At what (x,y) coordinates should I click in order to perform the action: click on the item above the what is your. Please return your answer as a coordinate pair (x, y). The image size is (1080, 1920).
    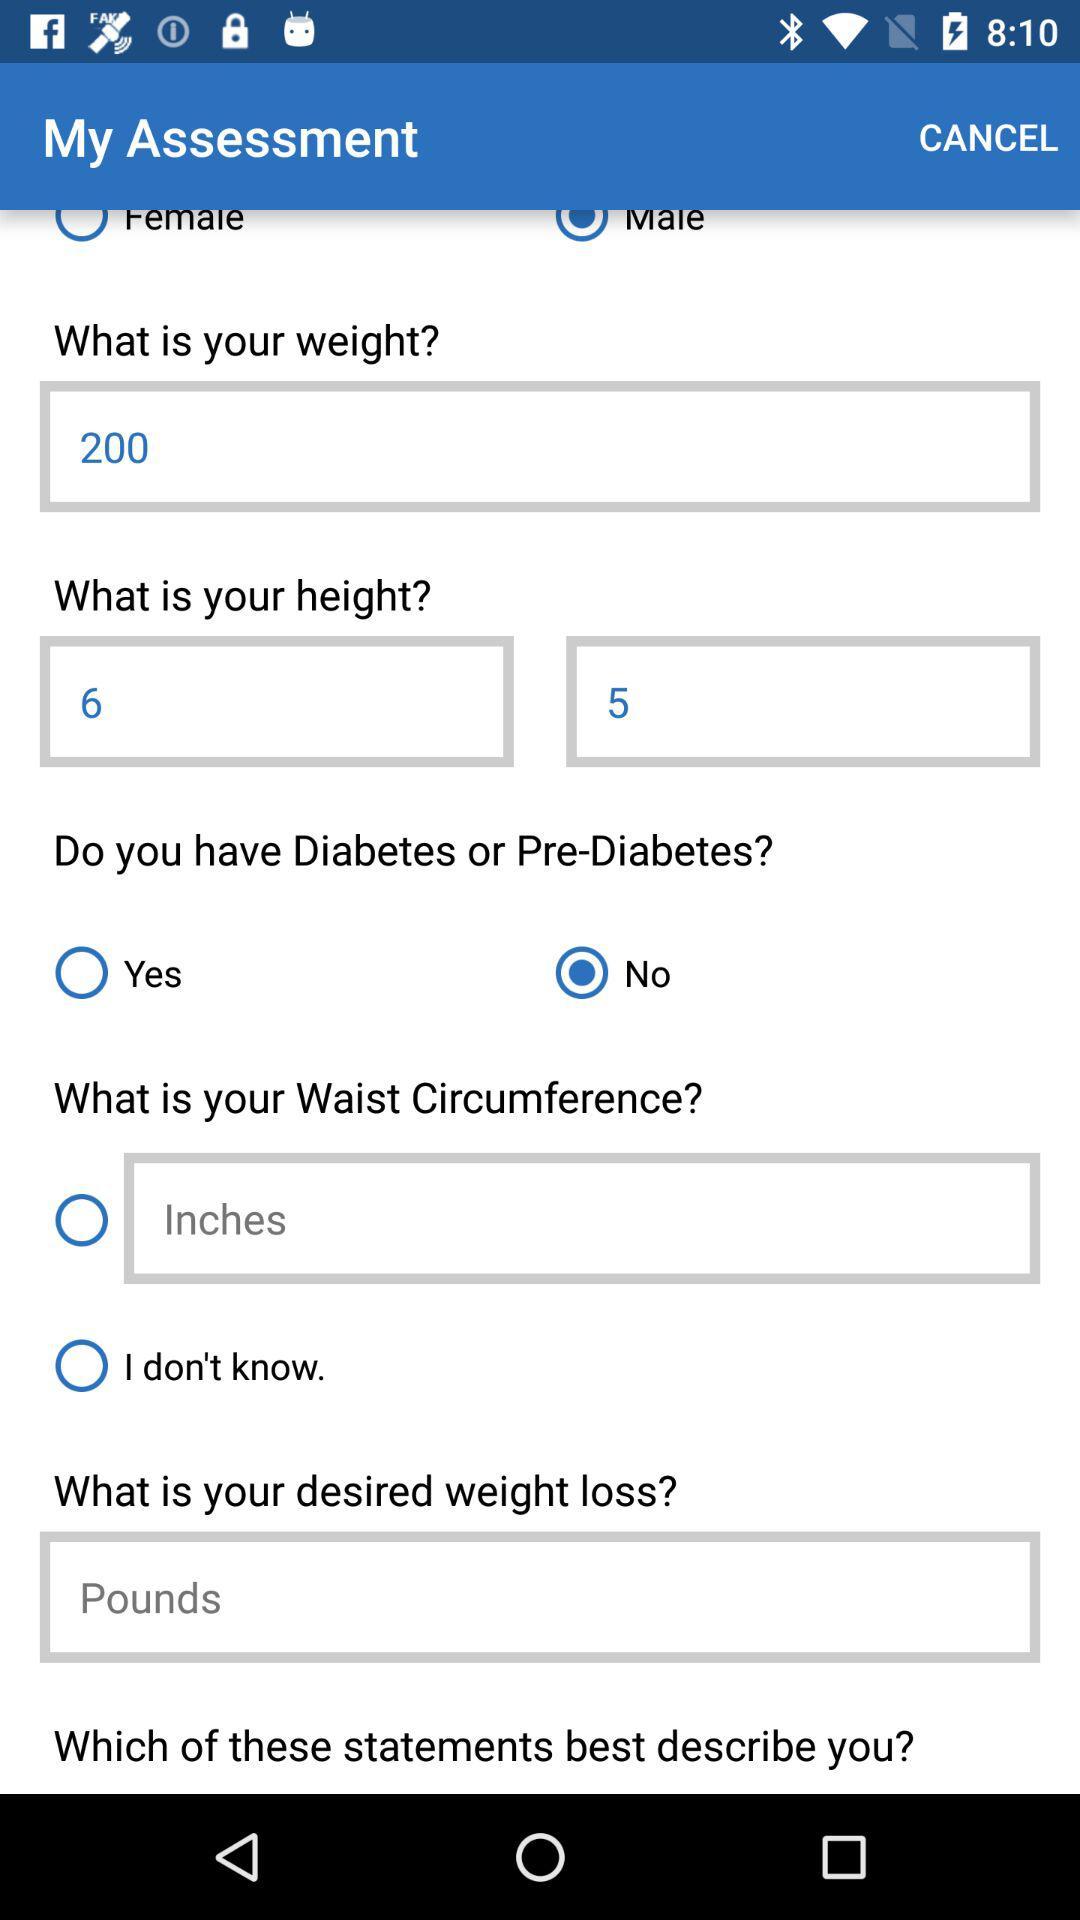
    Looking at the image, I should click on (789, 233).